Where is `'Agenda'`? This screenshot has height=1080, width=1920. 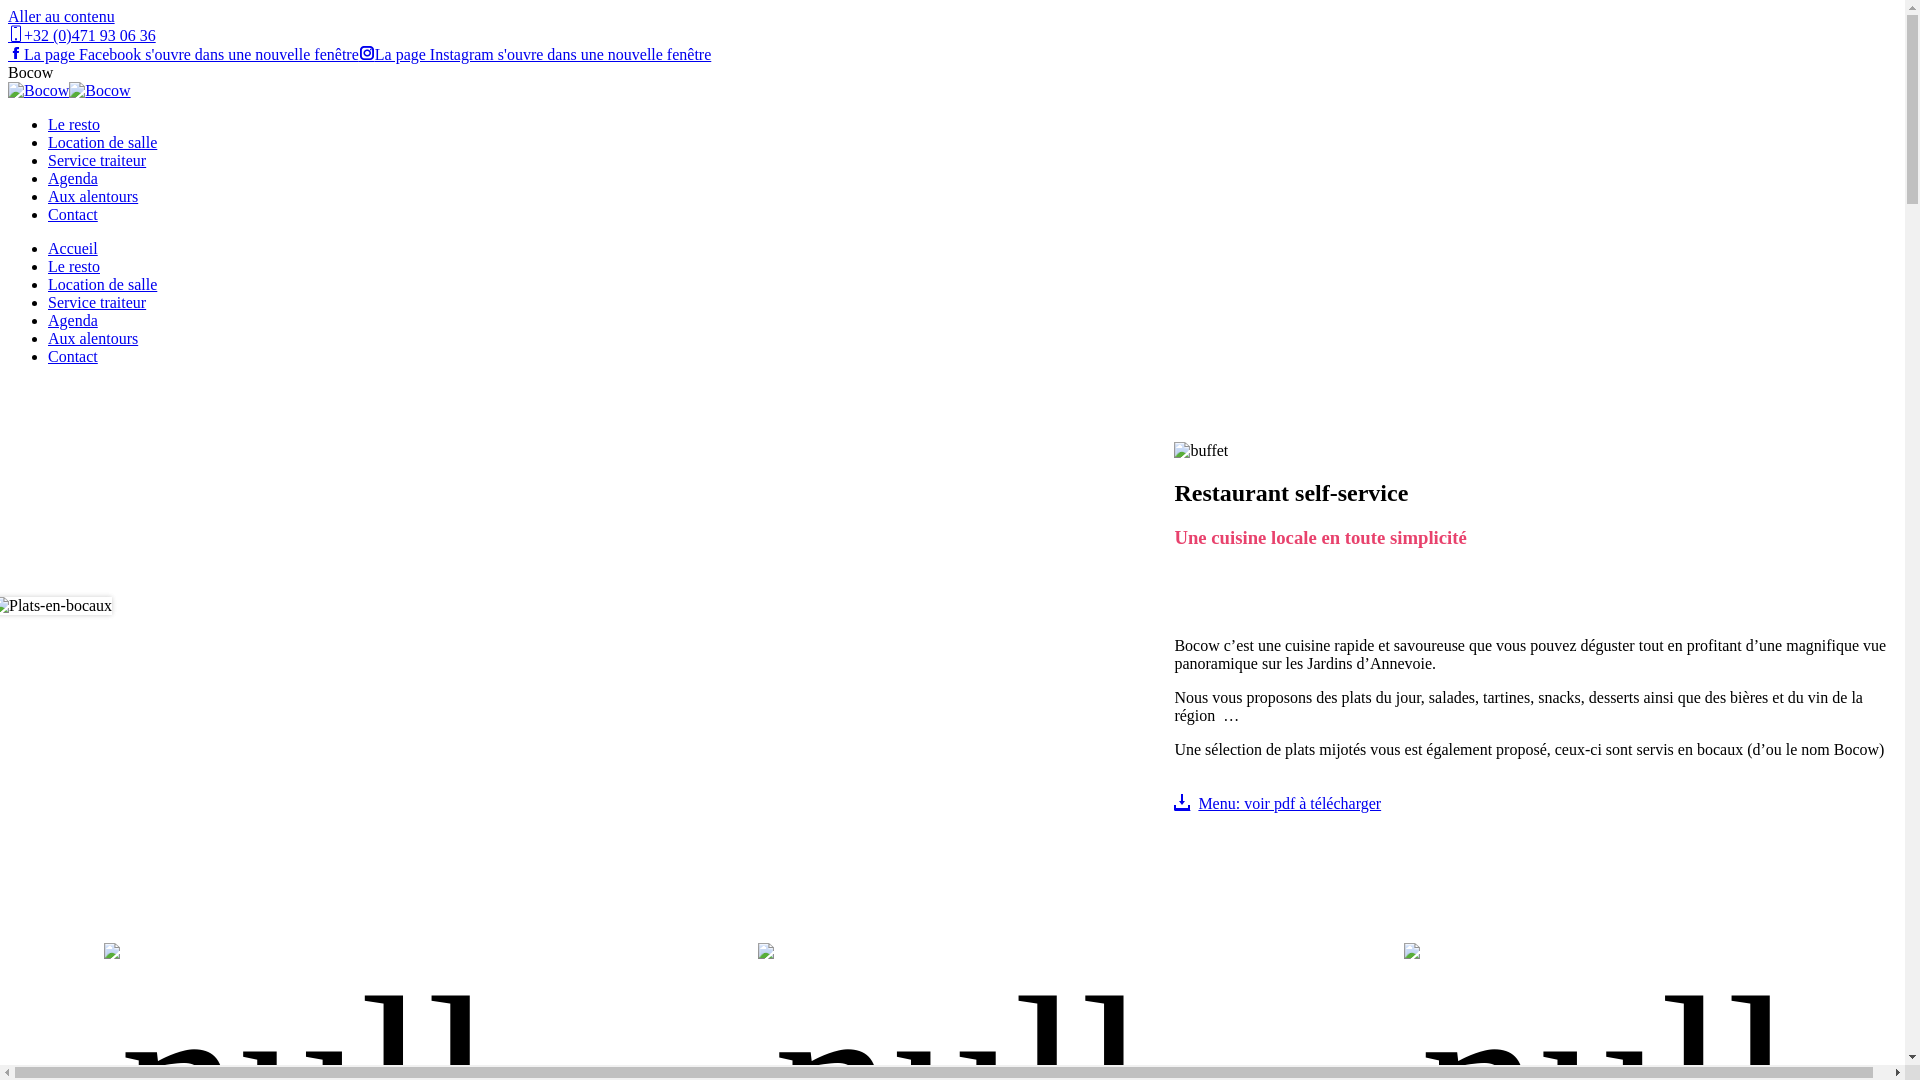
'Agenda' is located at coordinates (48, 177).